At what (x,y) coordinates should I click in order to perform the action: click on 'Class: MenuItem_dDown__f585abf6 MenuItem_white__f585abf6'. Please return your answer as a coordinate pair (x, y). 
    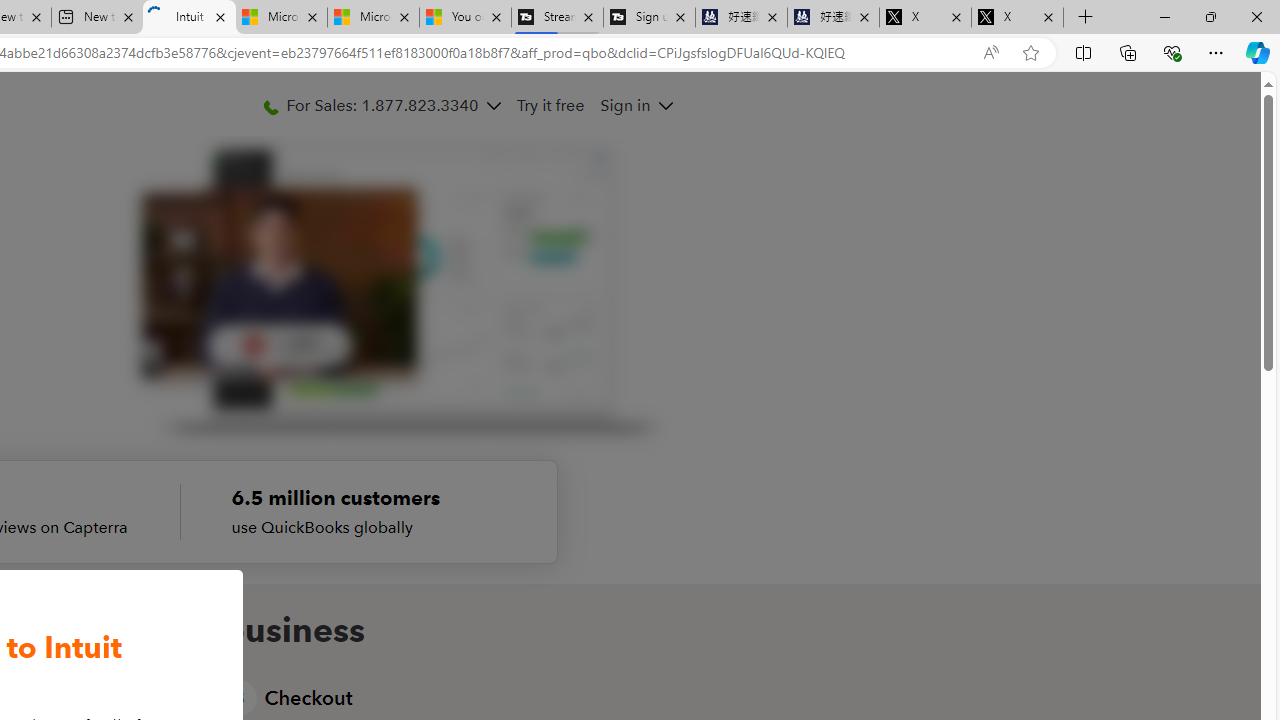
    Looking at the image, I should click on (664, 106).